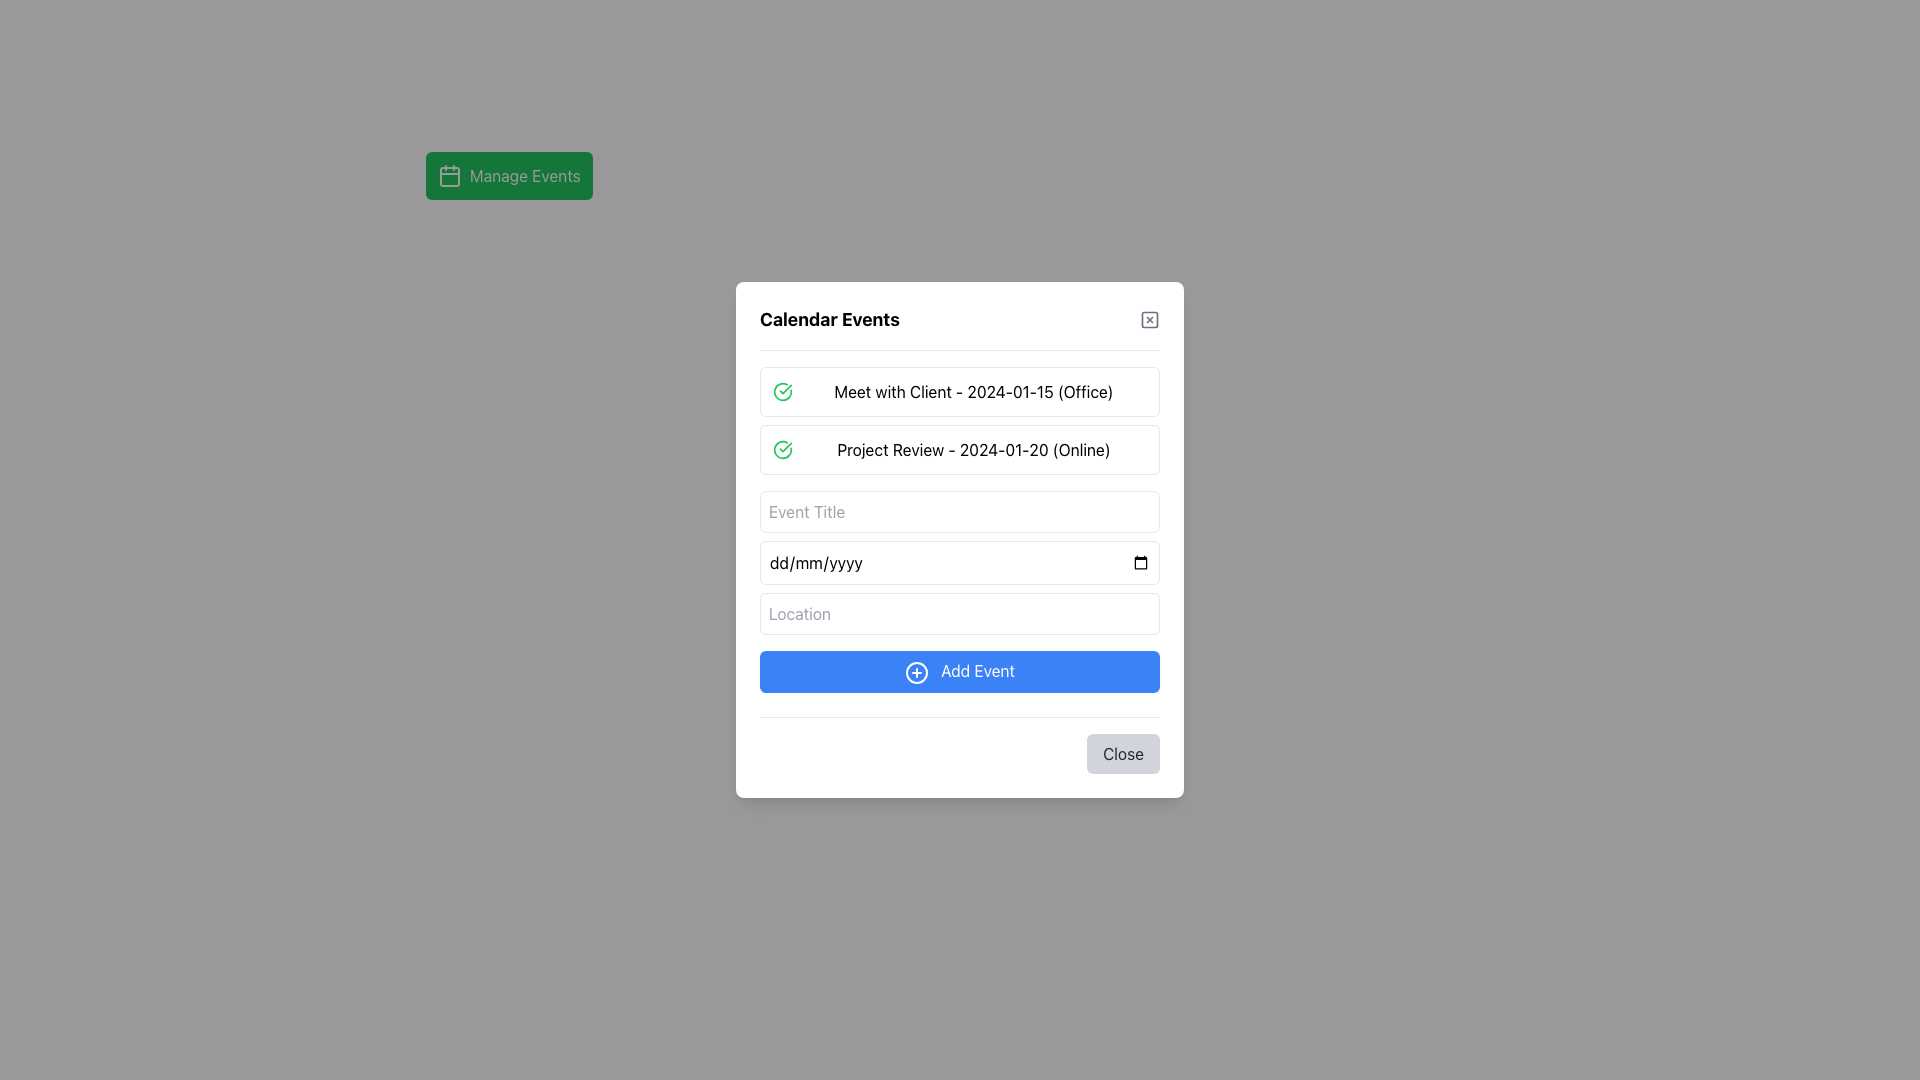  I want to click on the small rectangular calendar icon element located inside the green 'Manage Events' button in the top-left quarter of the interface, so click(449, 176).